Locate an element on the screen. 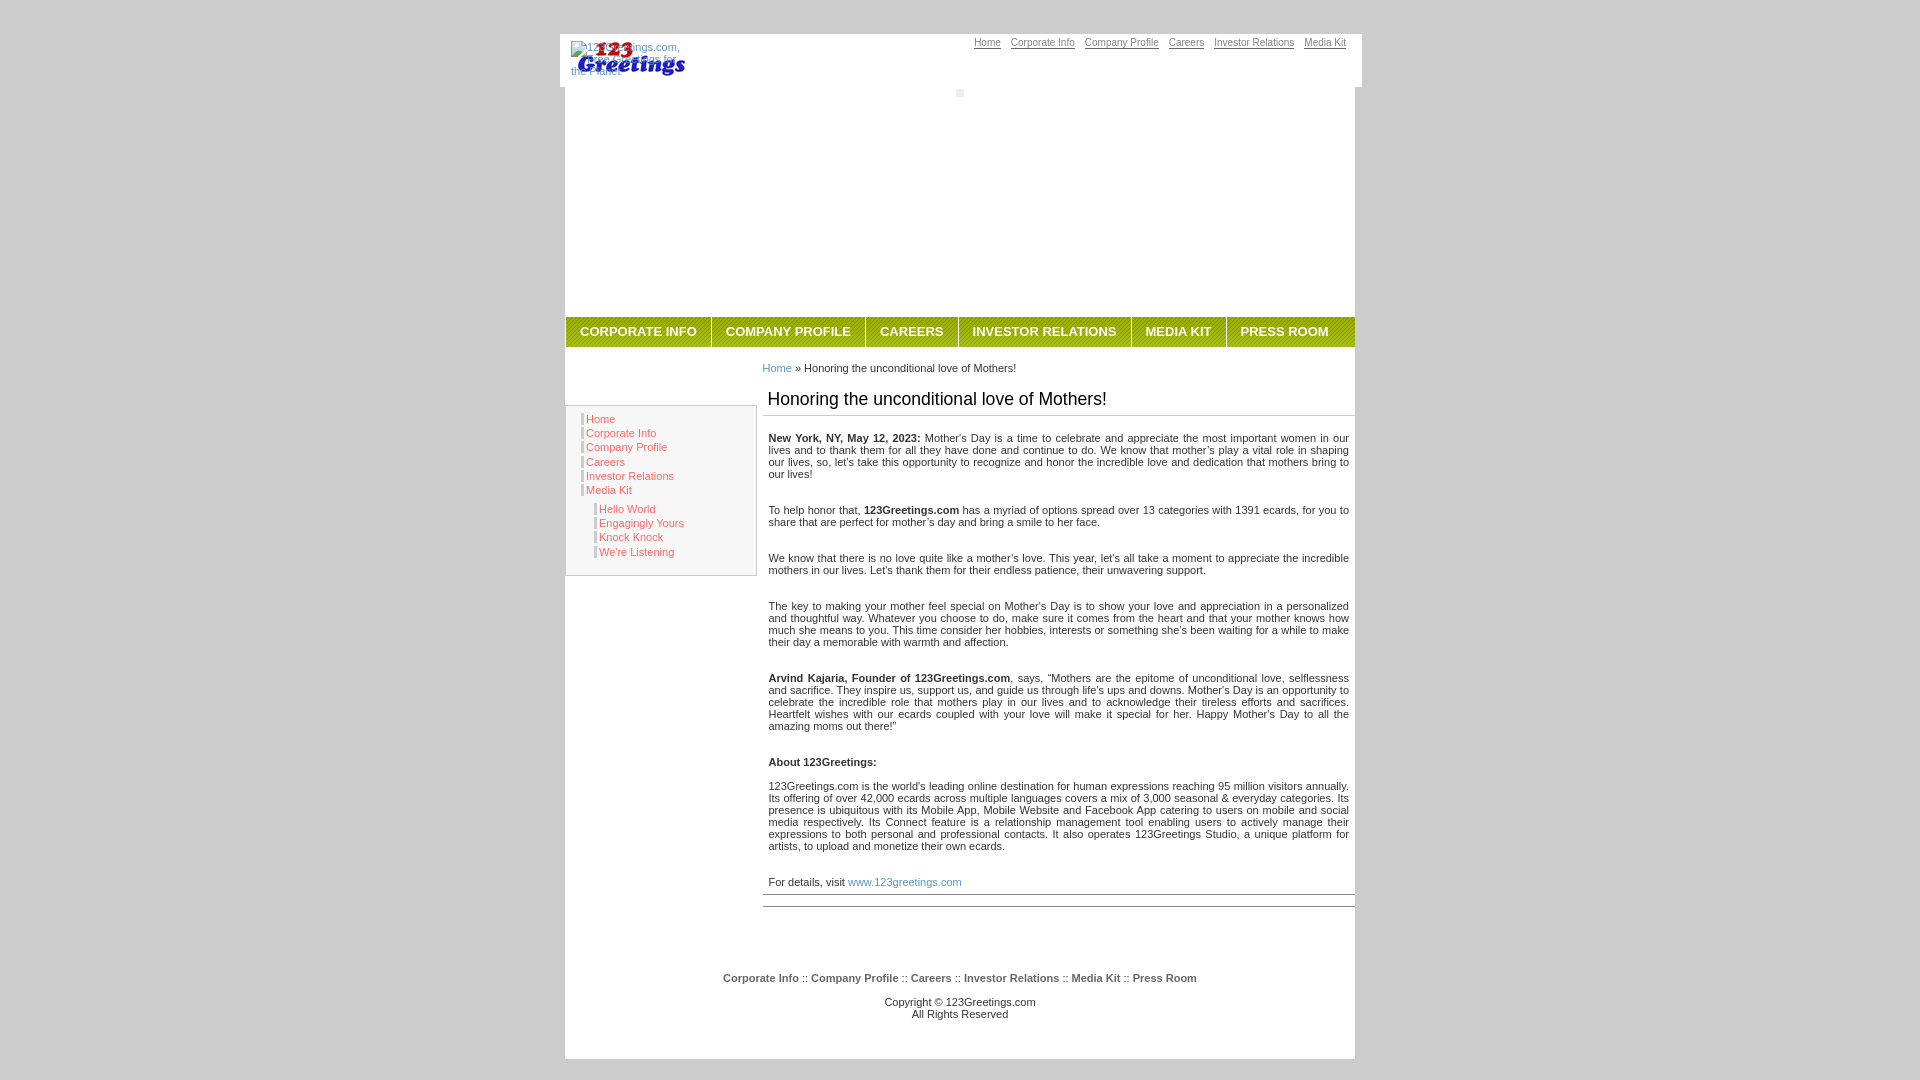  'Hello World' is located at coordinates (623, 508).